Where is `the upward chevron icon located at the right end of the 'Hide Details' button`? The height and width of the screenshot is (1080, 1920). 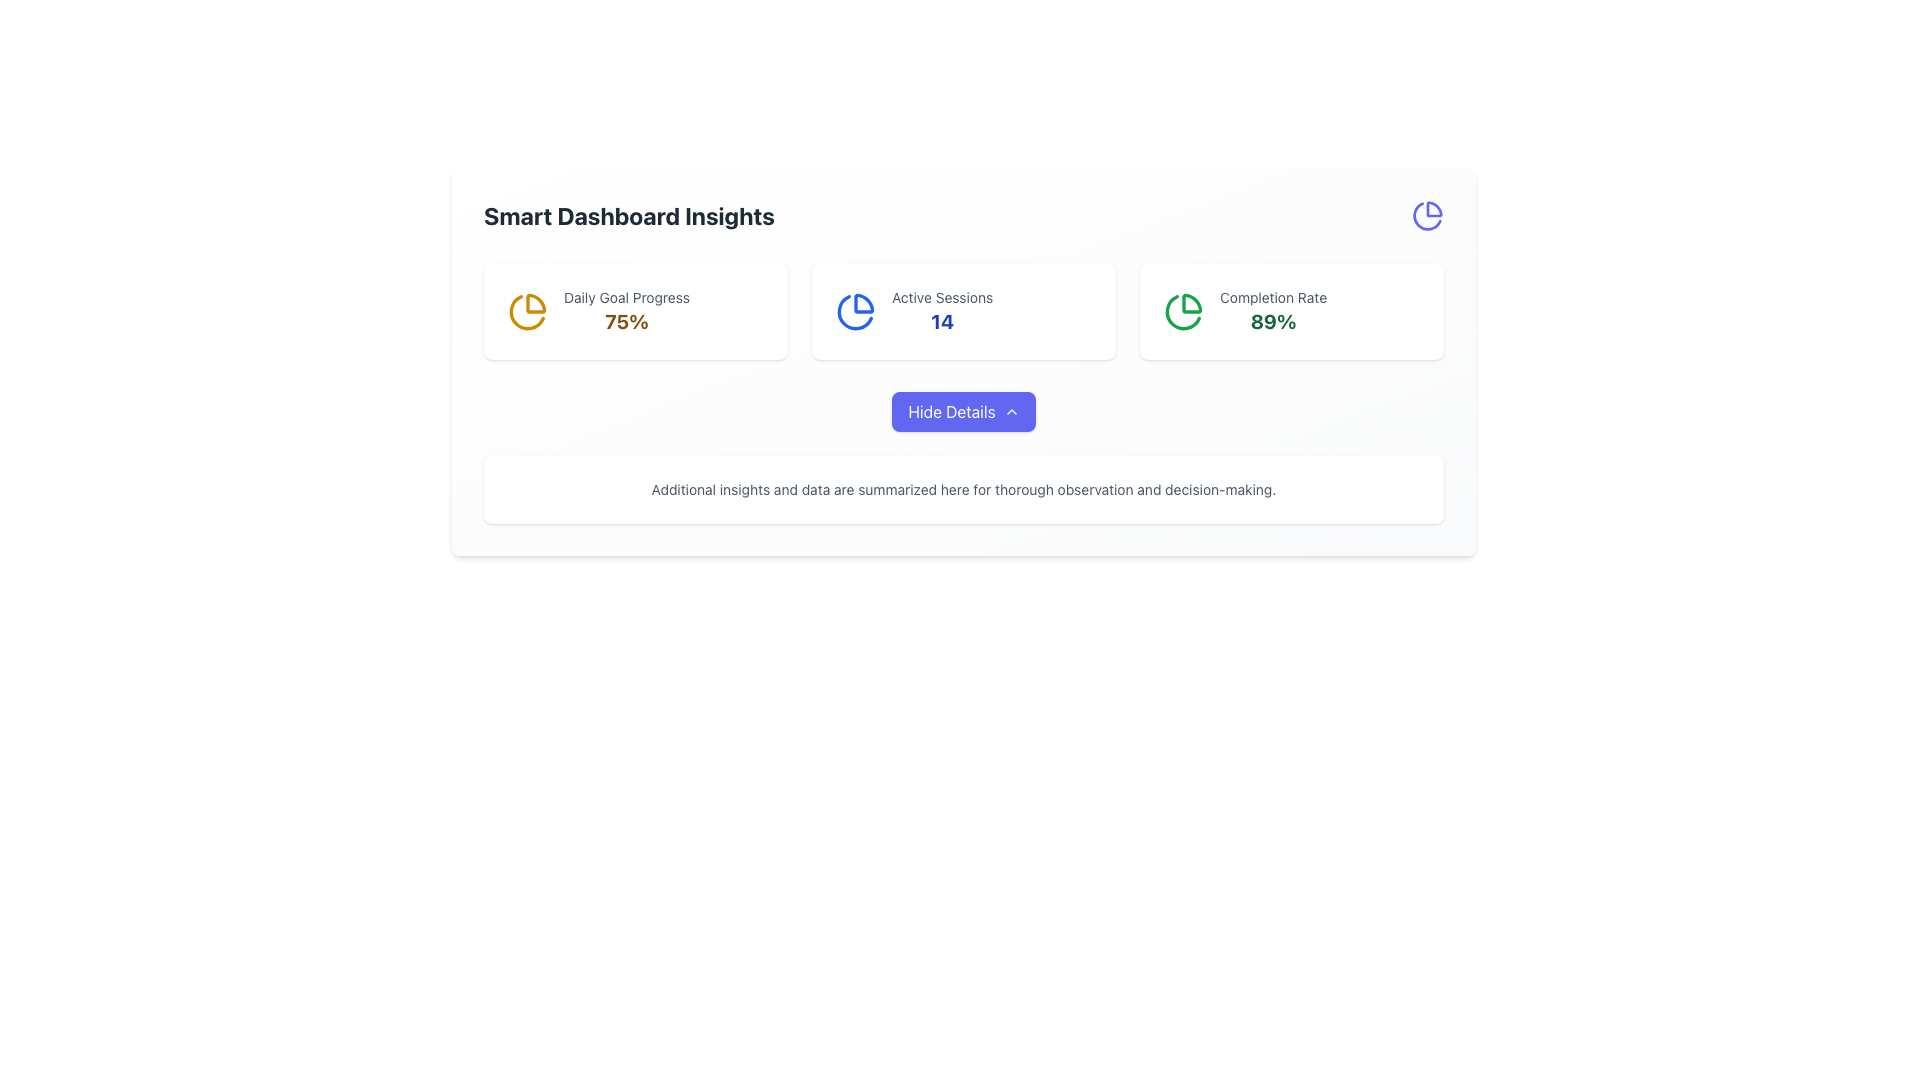
the upward chevron icon located at the right end of the 'Hide Details' button is located at coordinates (1011, 411).